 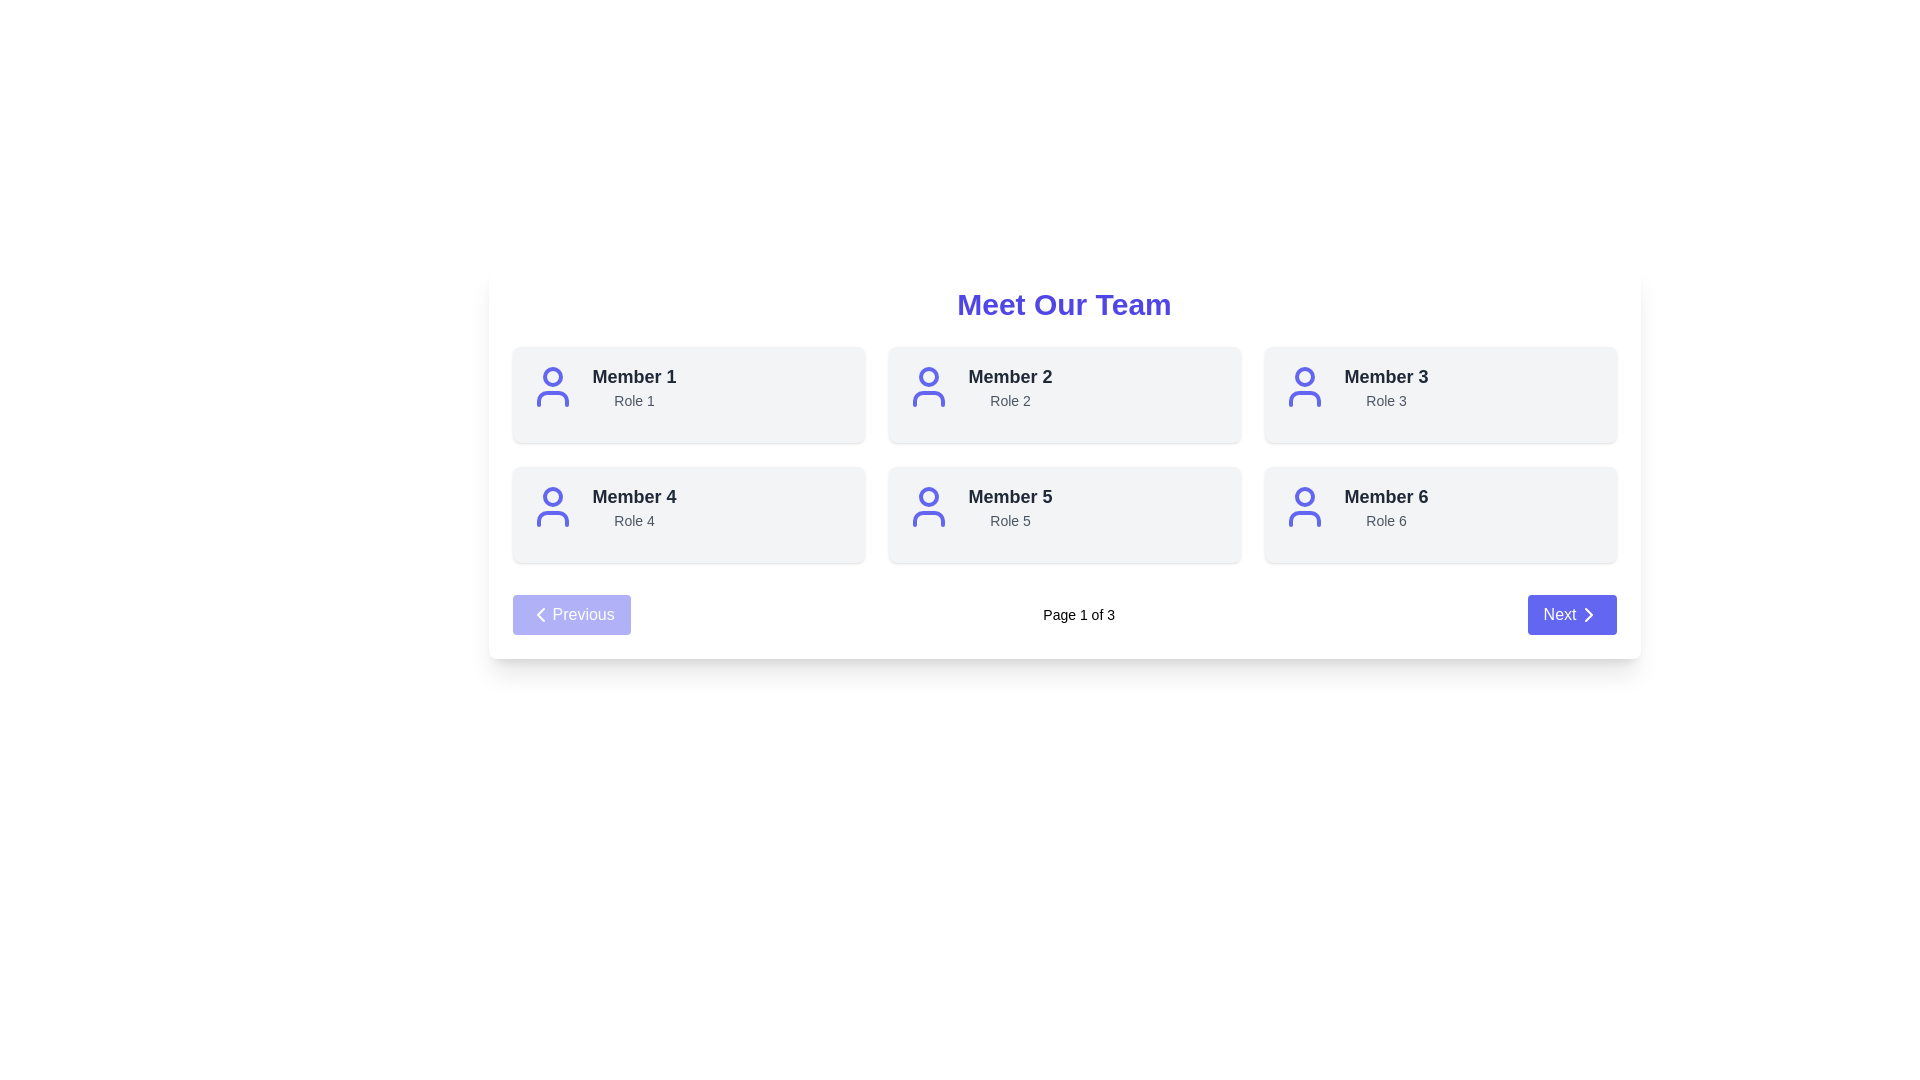 I want to click on the 'Previous' button which contains the backward navigation icon located at the bottom-left corner of the layout, so click(x=540, y=613).